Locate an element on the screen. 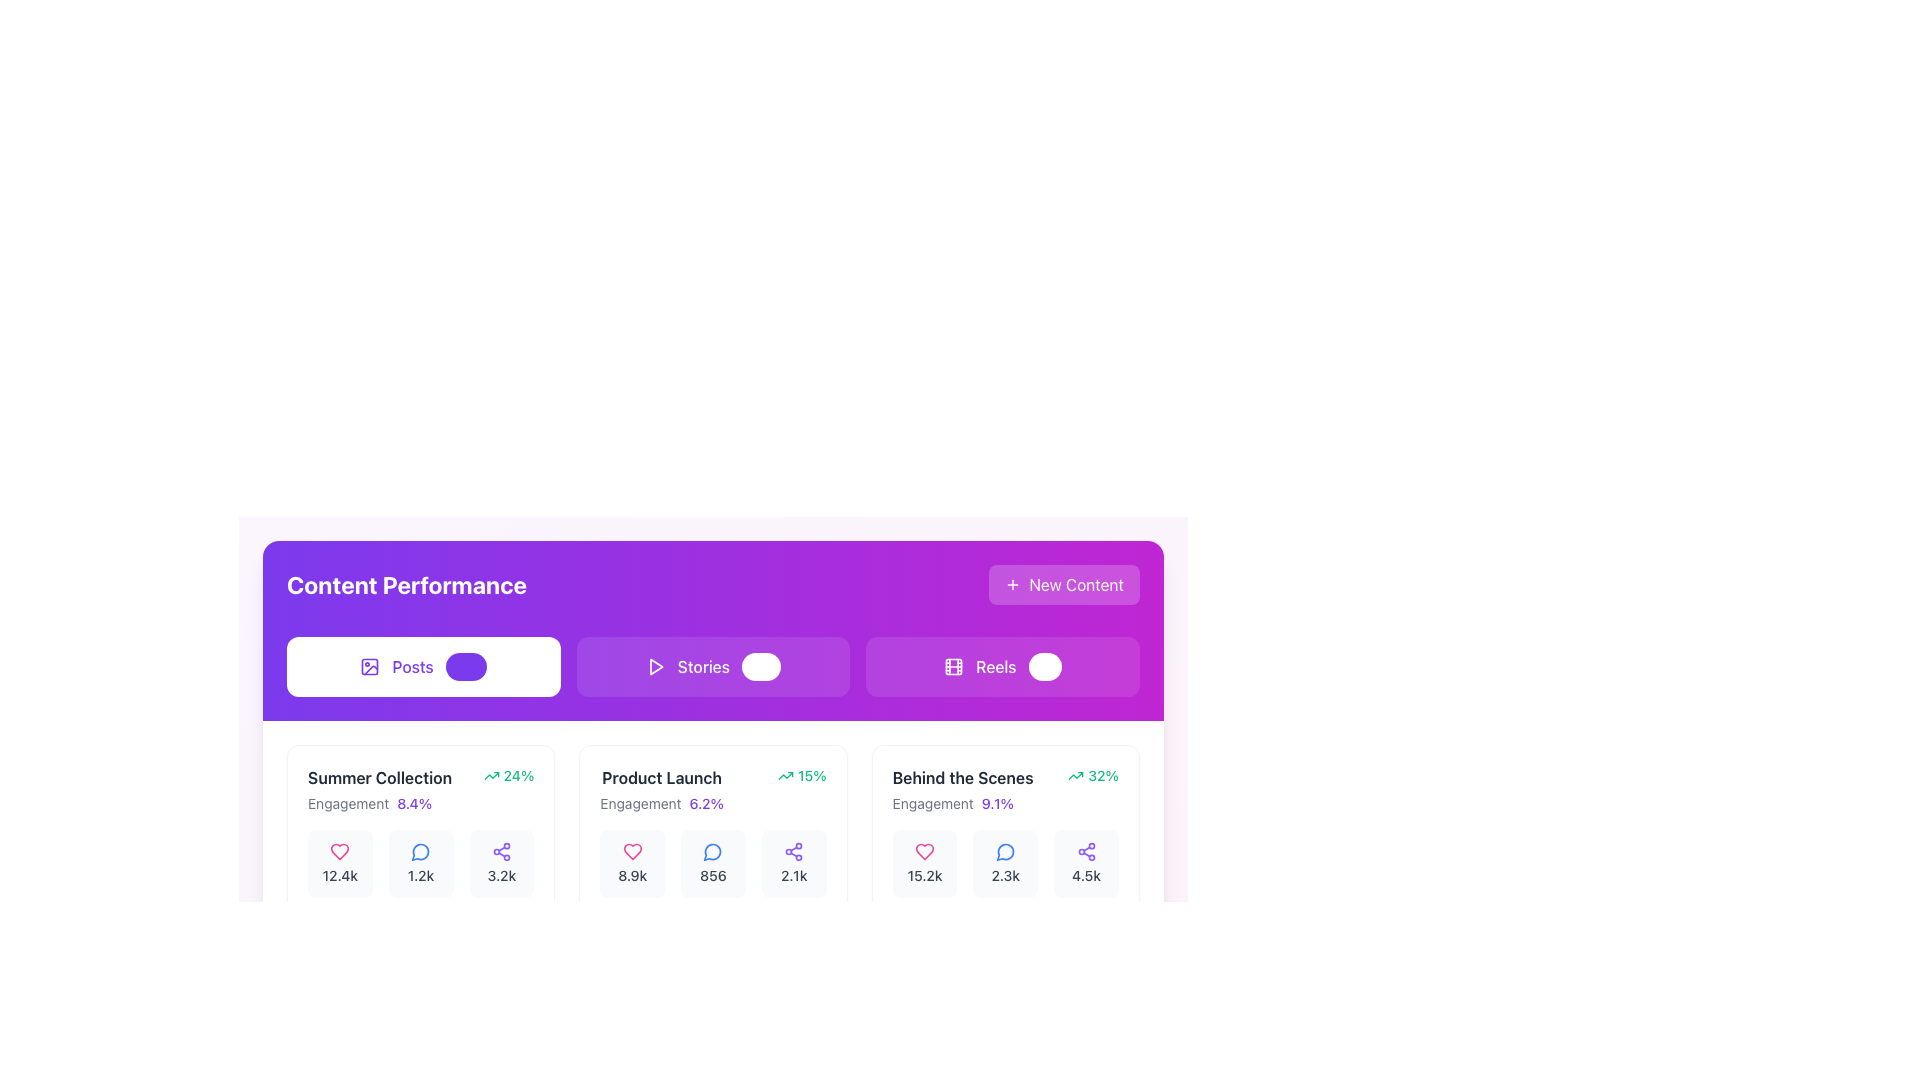 This screenshot has height=1080, width=1920. the display component with a blue speech bubble icon and the numeric text '1.2k' beneath it, located in the center of the group under the 'Summer Collection' section is located at coordinates (420, 863).